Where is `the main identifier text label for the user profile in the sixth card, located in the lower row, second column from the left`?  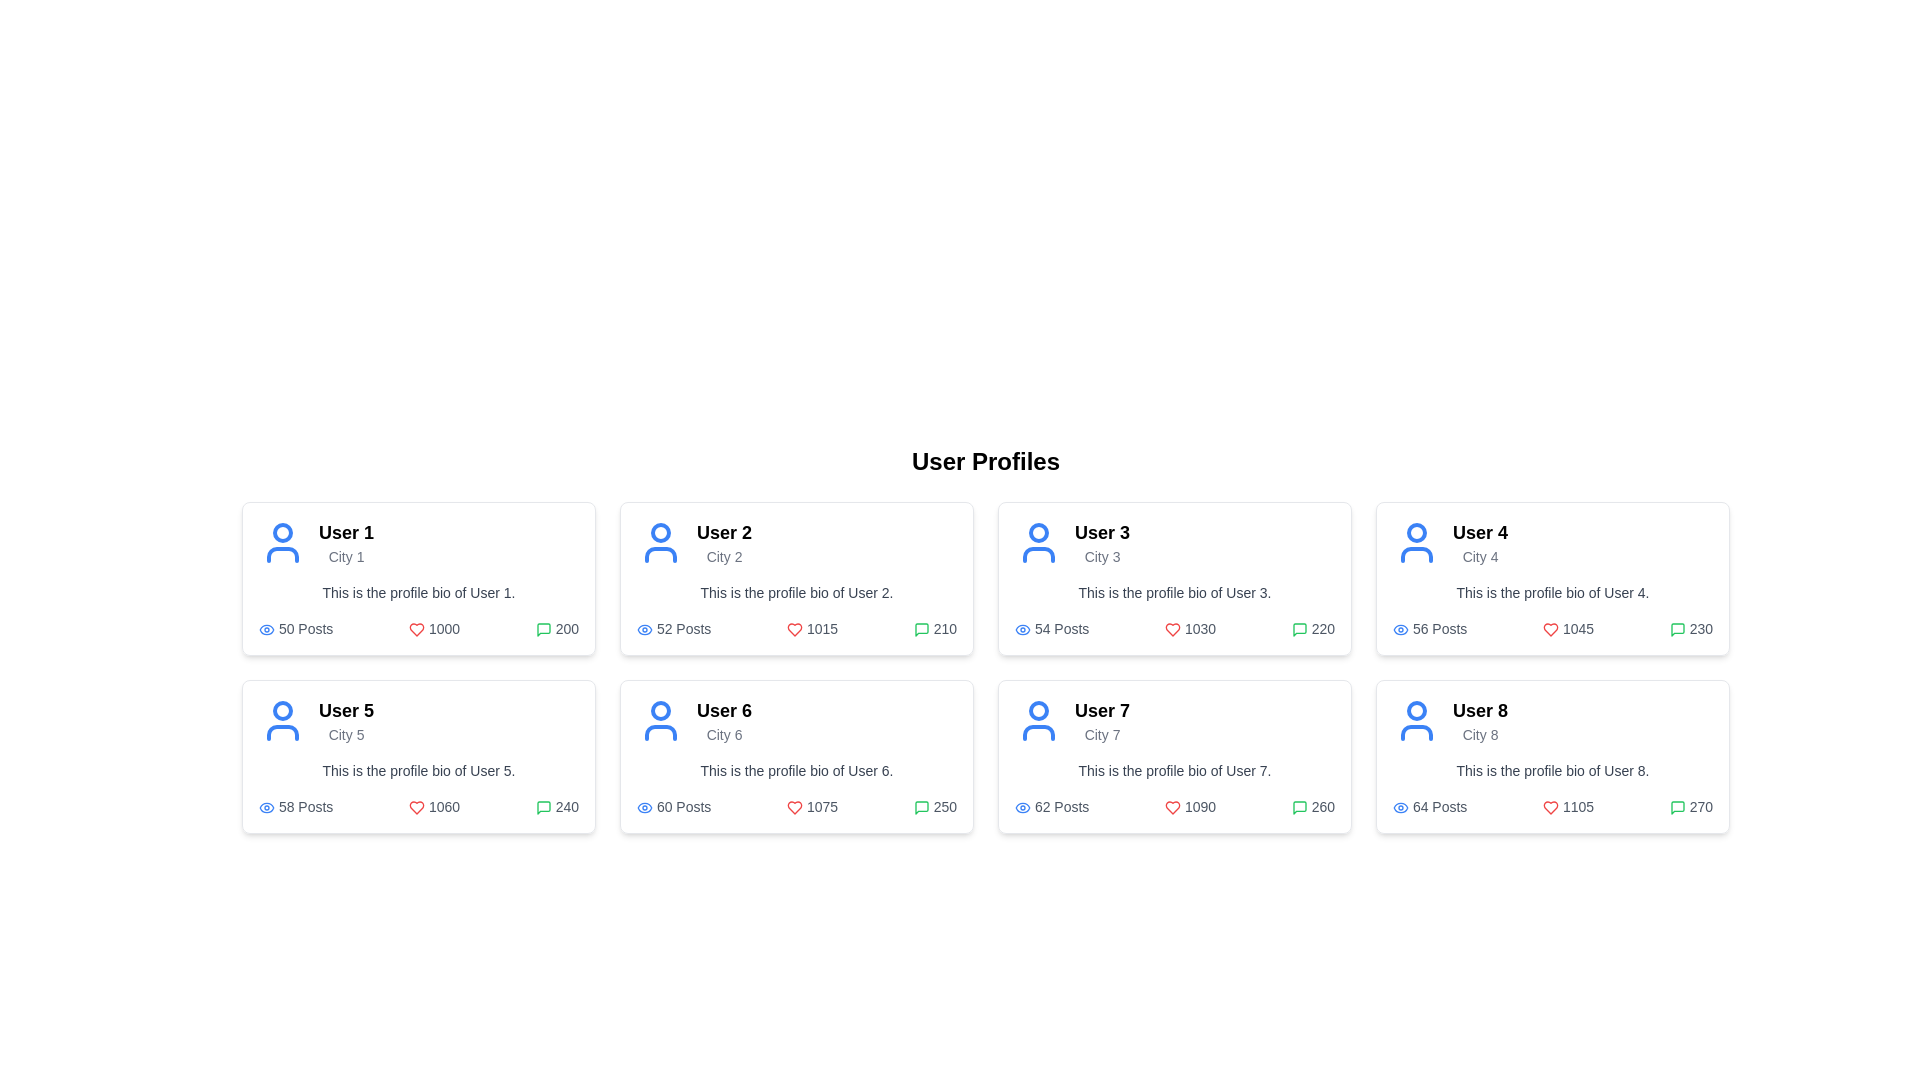 the main identifier text label for the user profile in the sixth card, located in the lower row, second column from the left is located at coordinates (723, 709).